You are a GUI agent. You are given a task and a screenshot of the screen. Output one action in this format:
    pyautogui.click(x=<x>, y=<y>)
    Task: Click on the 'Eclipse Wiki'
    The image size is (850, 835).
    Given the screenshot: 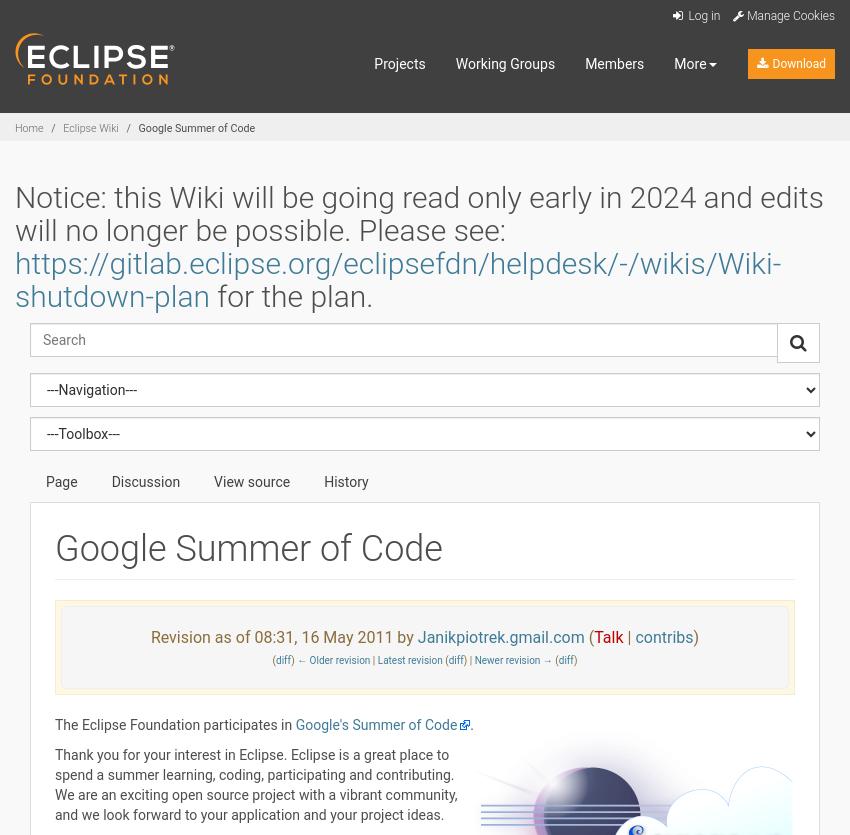 What is the action you would take?
    pyautogui.click(x=89, y=127)
    